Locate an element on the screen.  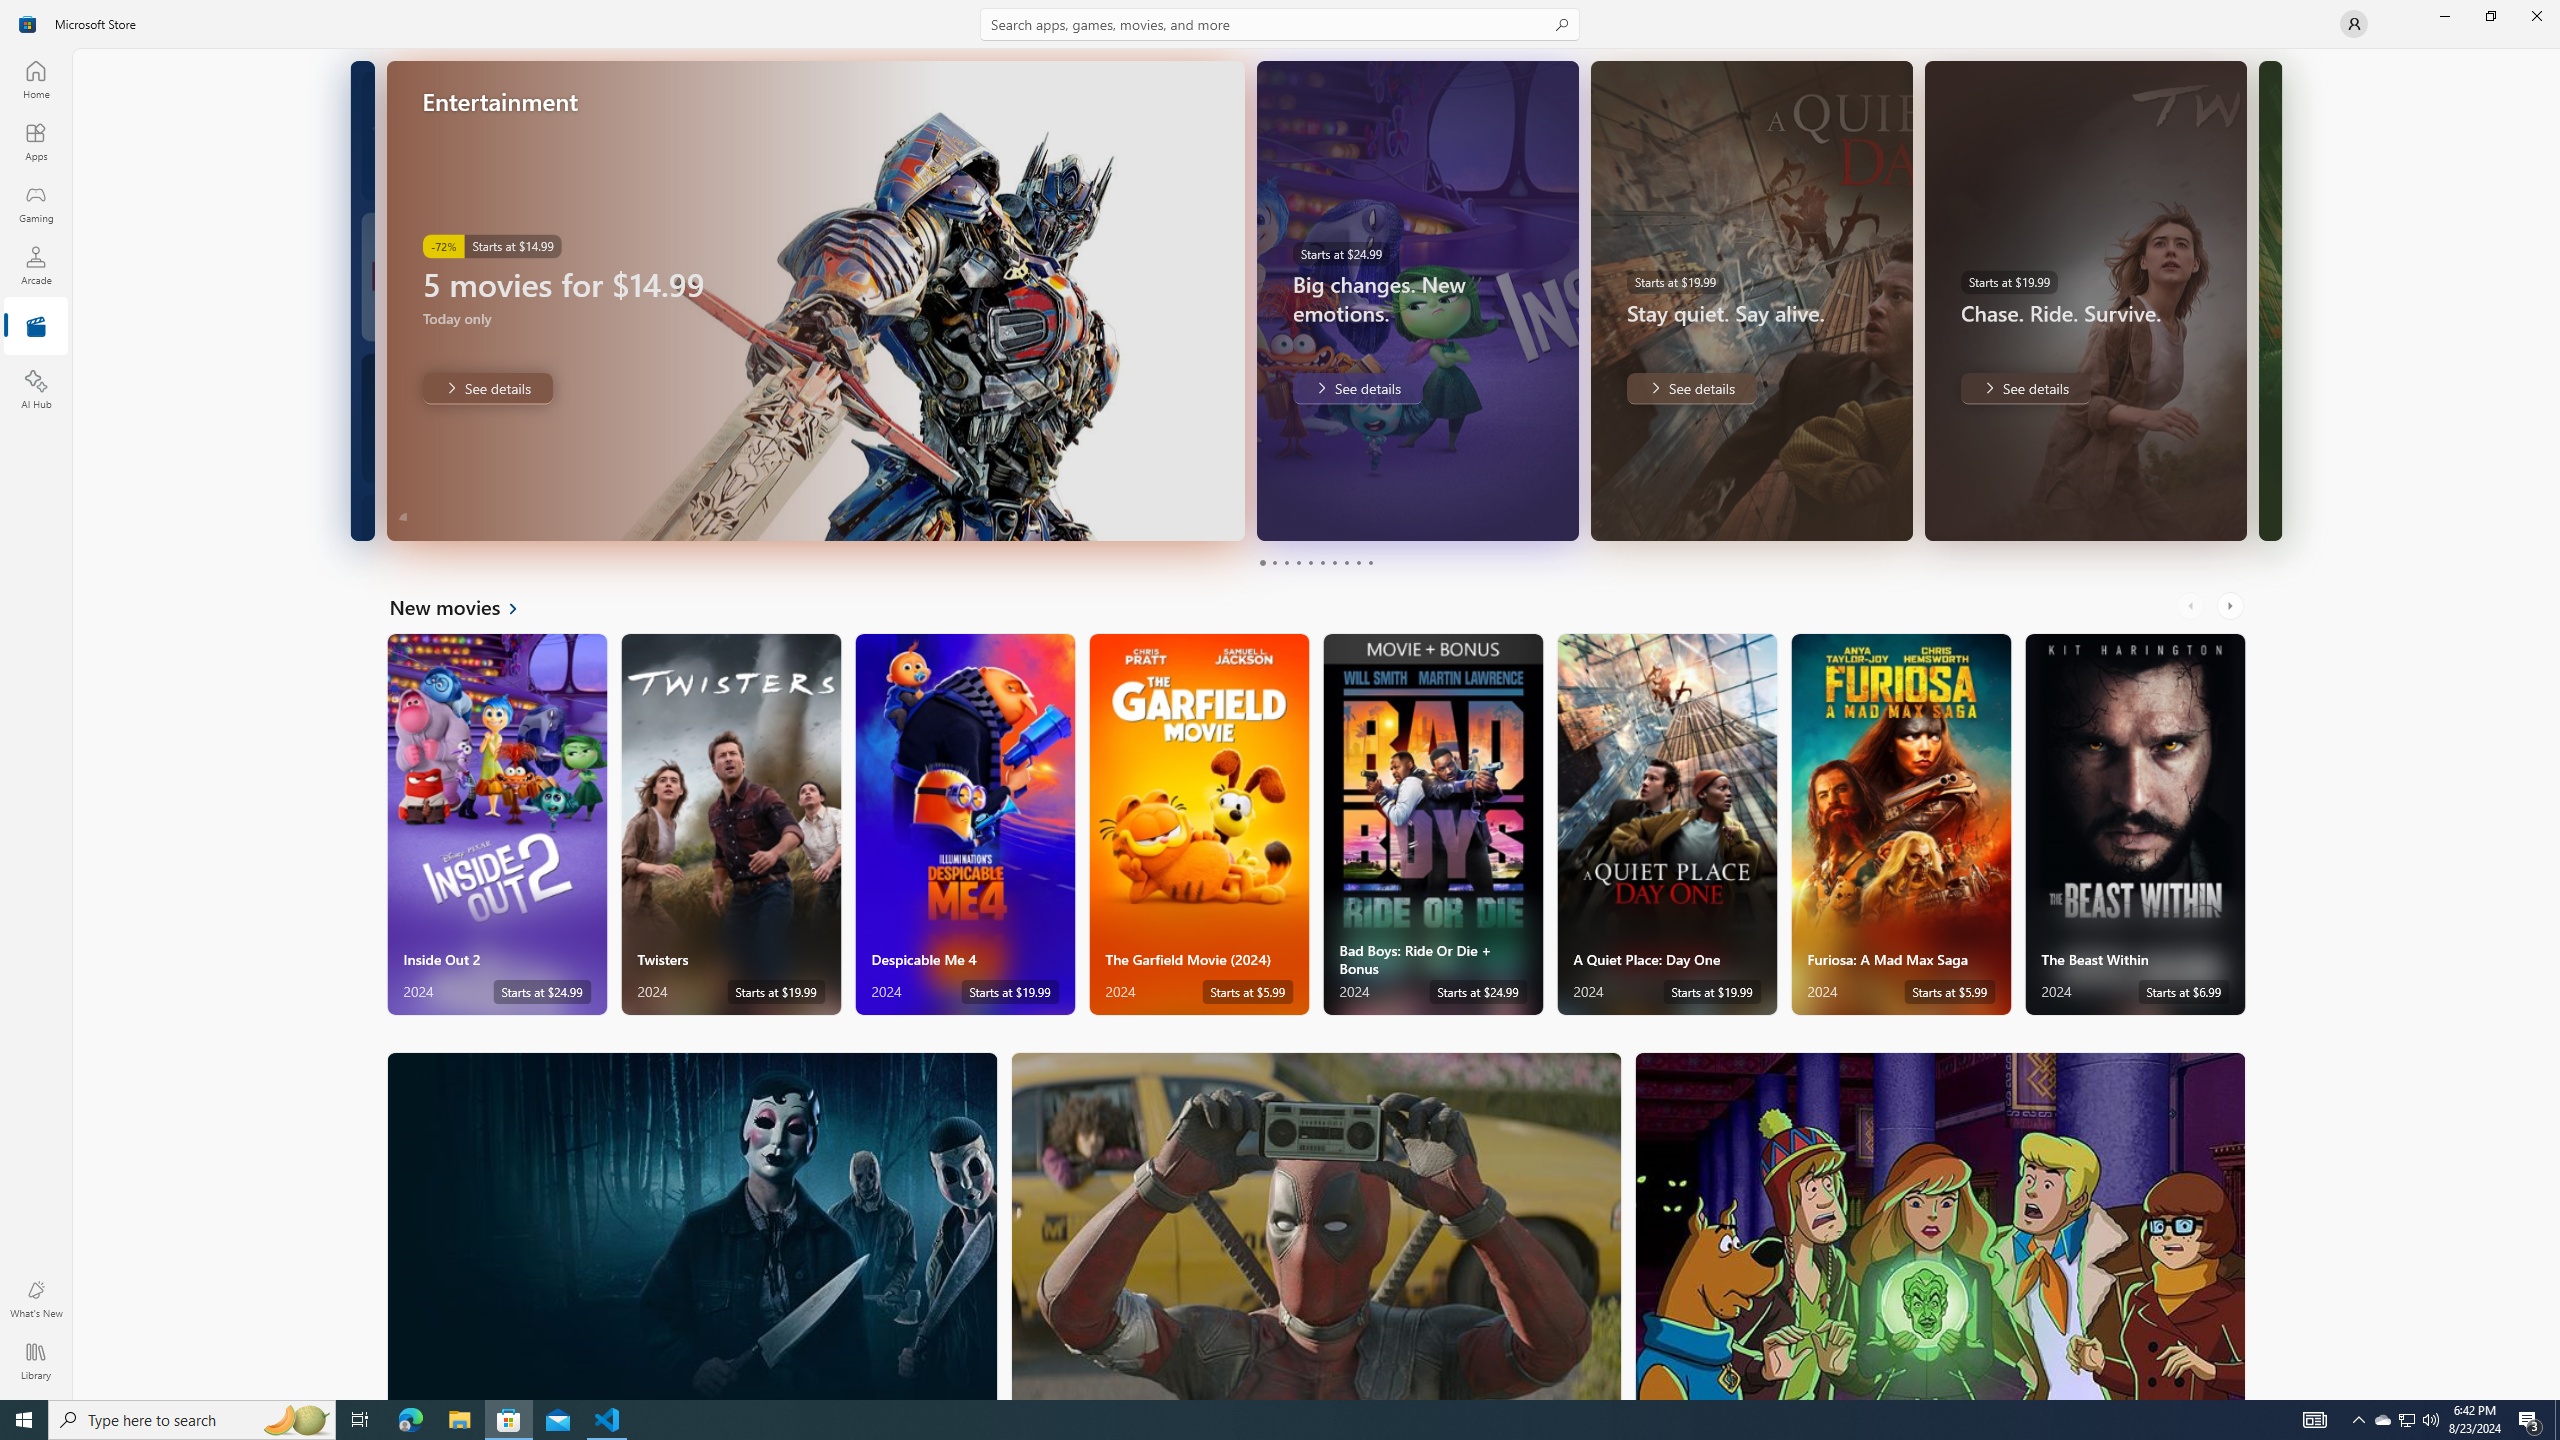
'Bad Boys: Ride Or Die + Bonus. Starts at $24.99  ' is located at coordinates (1431, 824).